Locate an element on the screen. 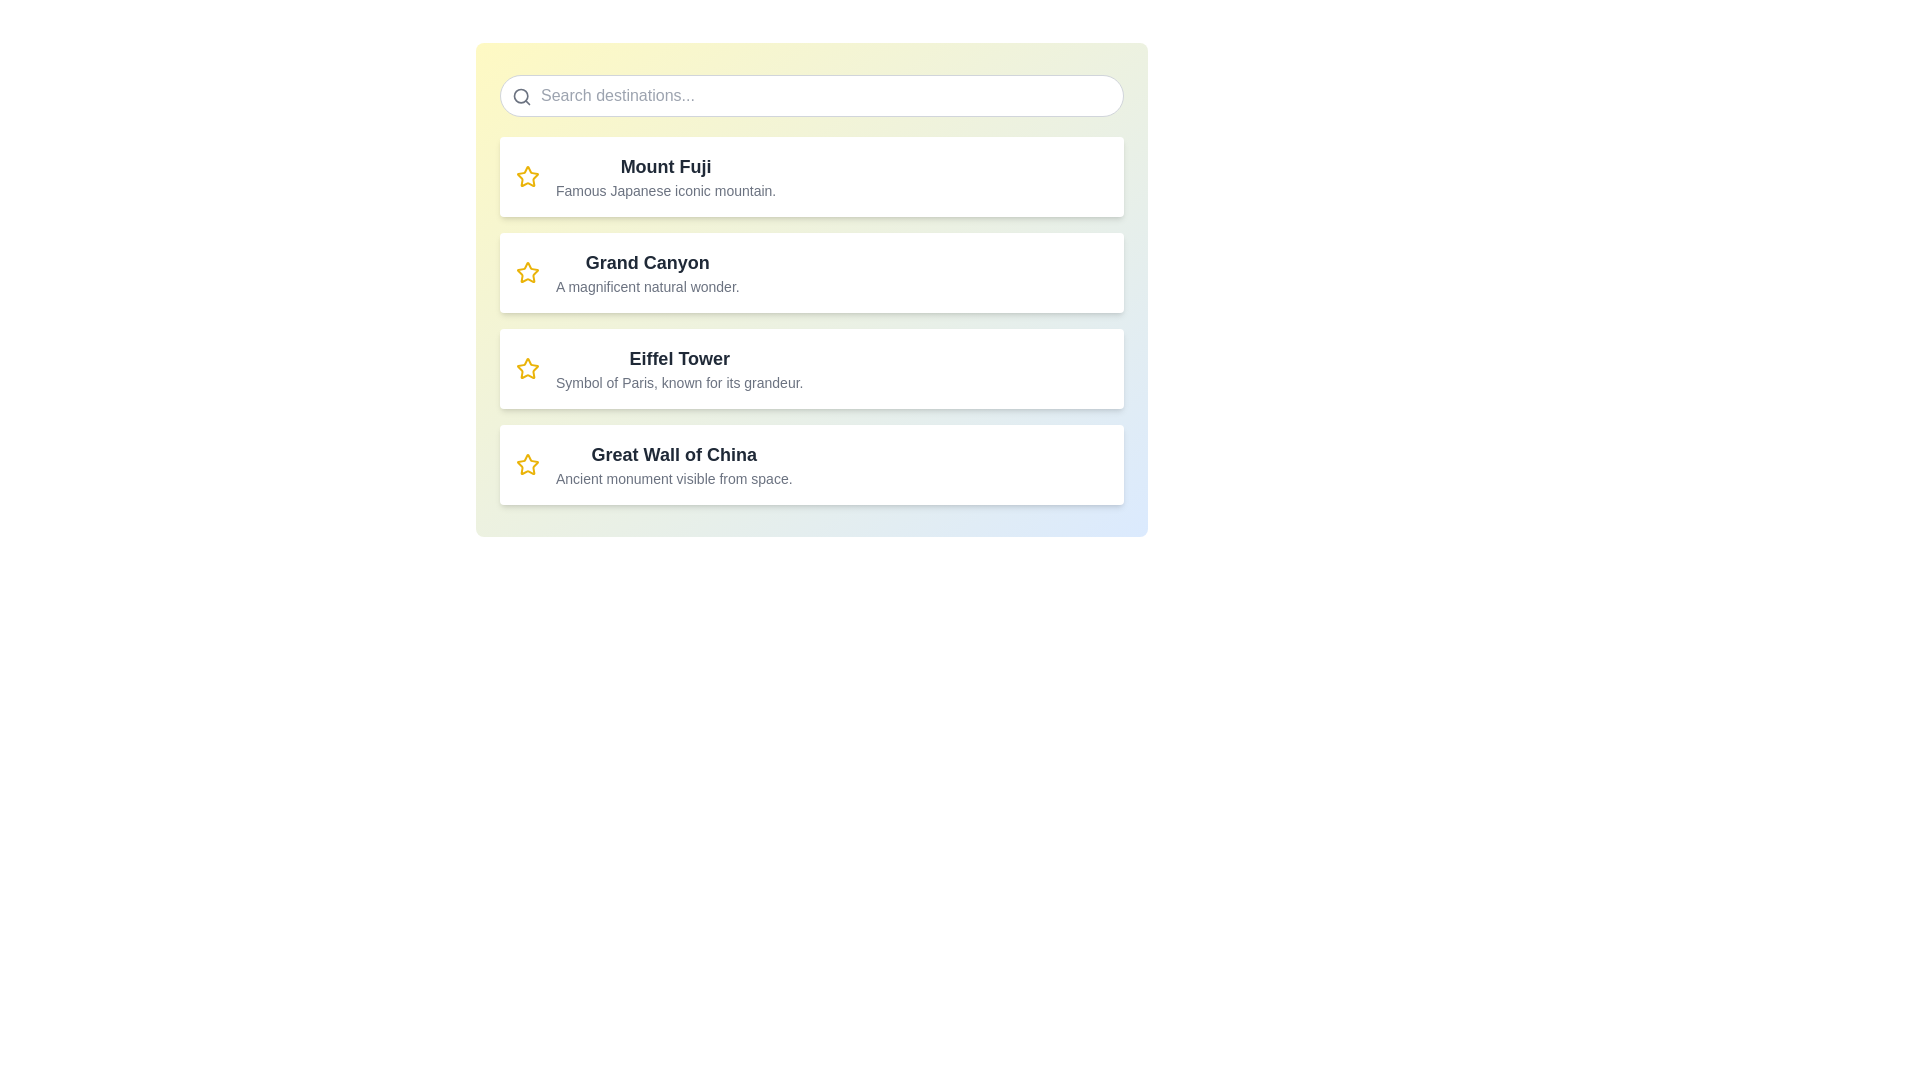 The height and width of the screenshot is (1080, 1920). the yellow star icon representing the rating feature for 'Grand Canyon', located to the left of the title text is located at coordinates (528, 273).